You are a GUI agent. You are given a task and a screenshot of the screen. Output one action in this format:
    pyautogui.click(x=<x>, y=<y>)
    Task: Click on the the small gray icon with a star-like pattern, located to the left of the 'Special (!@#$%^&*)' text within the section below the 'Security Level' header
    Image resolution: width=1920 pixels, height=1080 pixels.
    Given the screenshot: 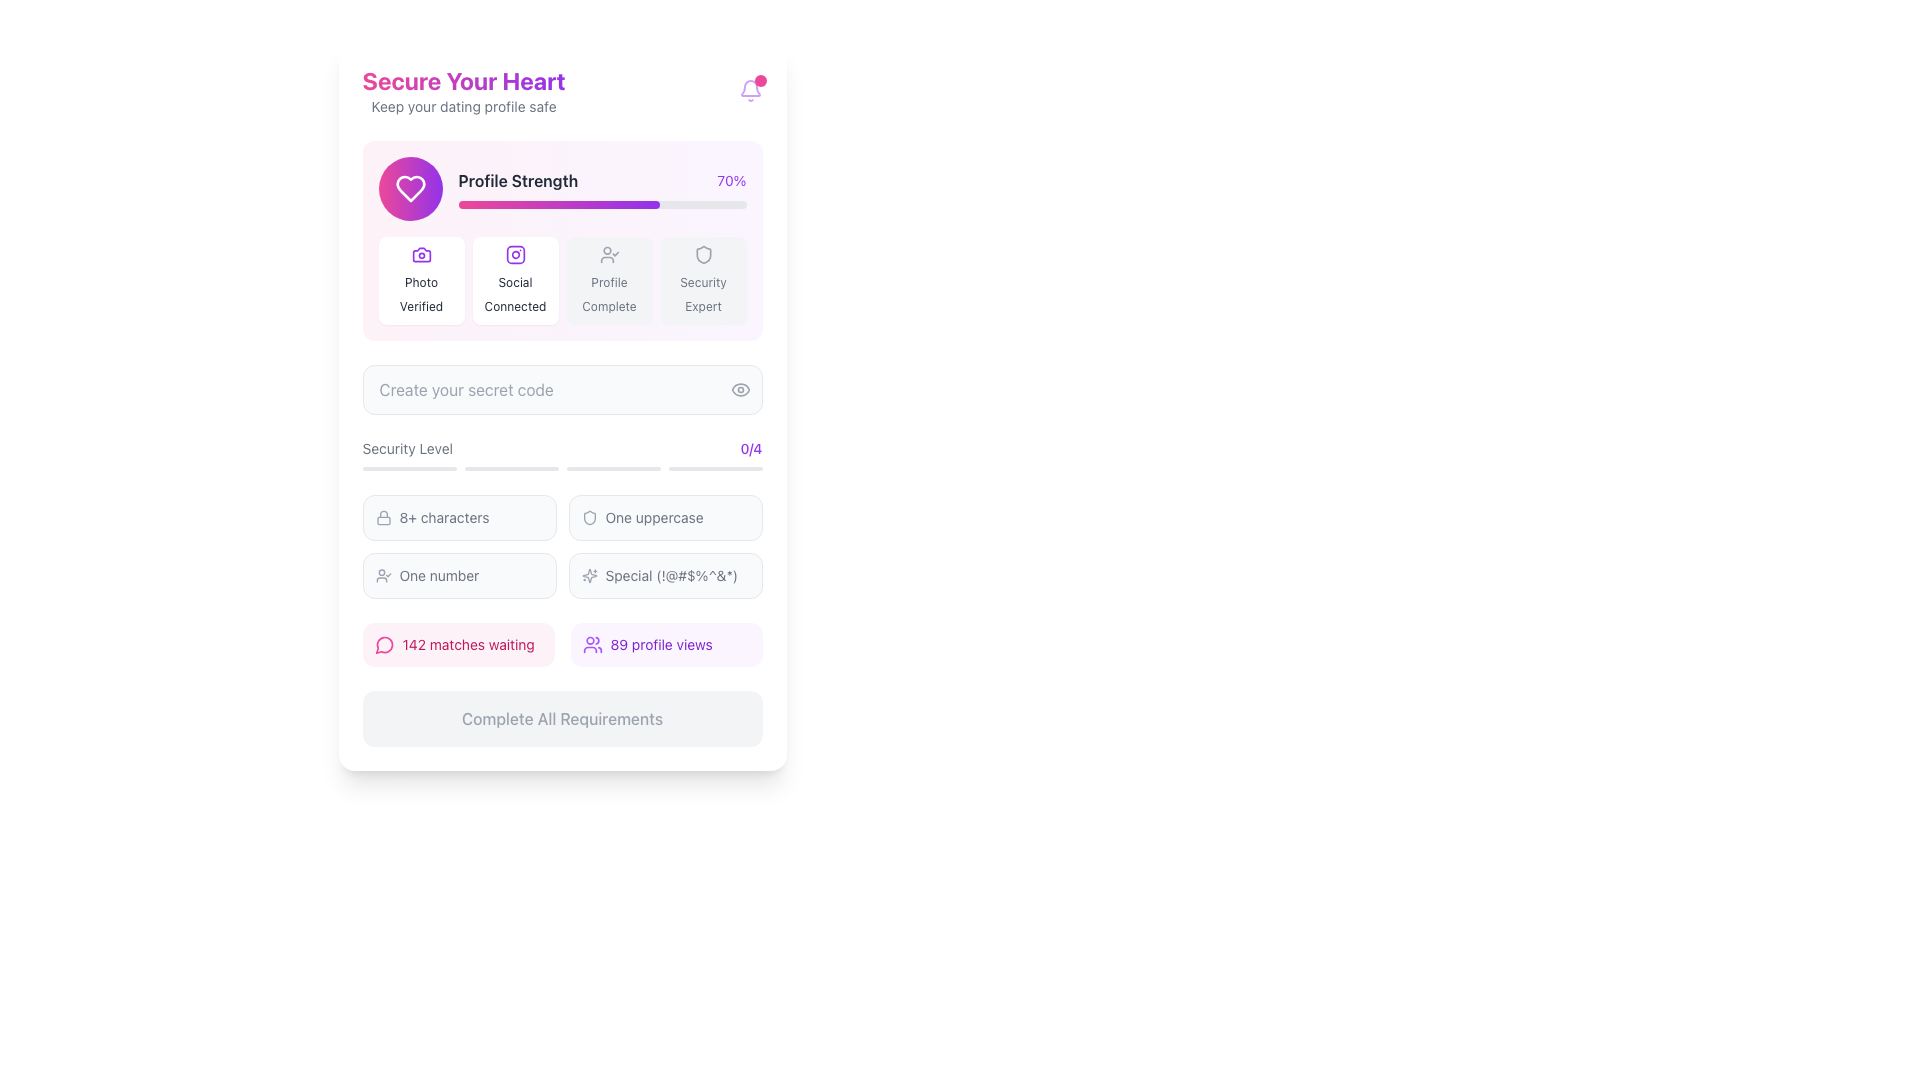 What is the action you would take?
    pyautogui.click(x=588, y=575)
    